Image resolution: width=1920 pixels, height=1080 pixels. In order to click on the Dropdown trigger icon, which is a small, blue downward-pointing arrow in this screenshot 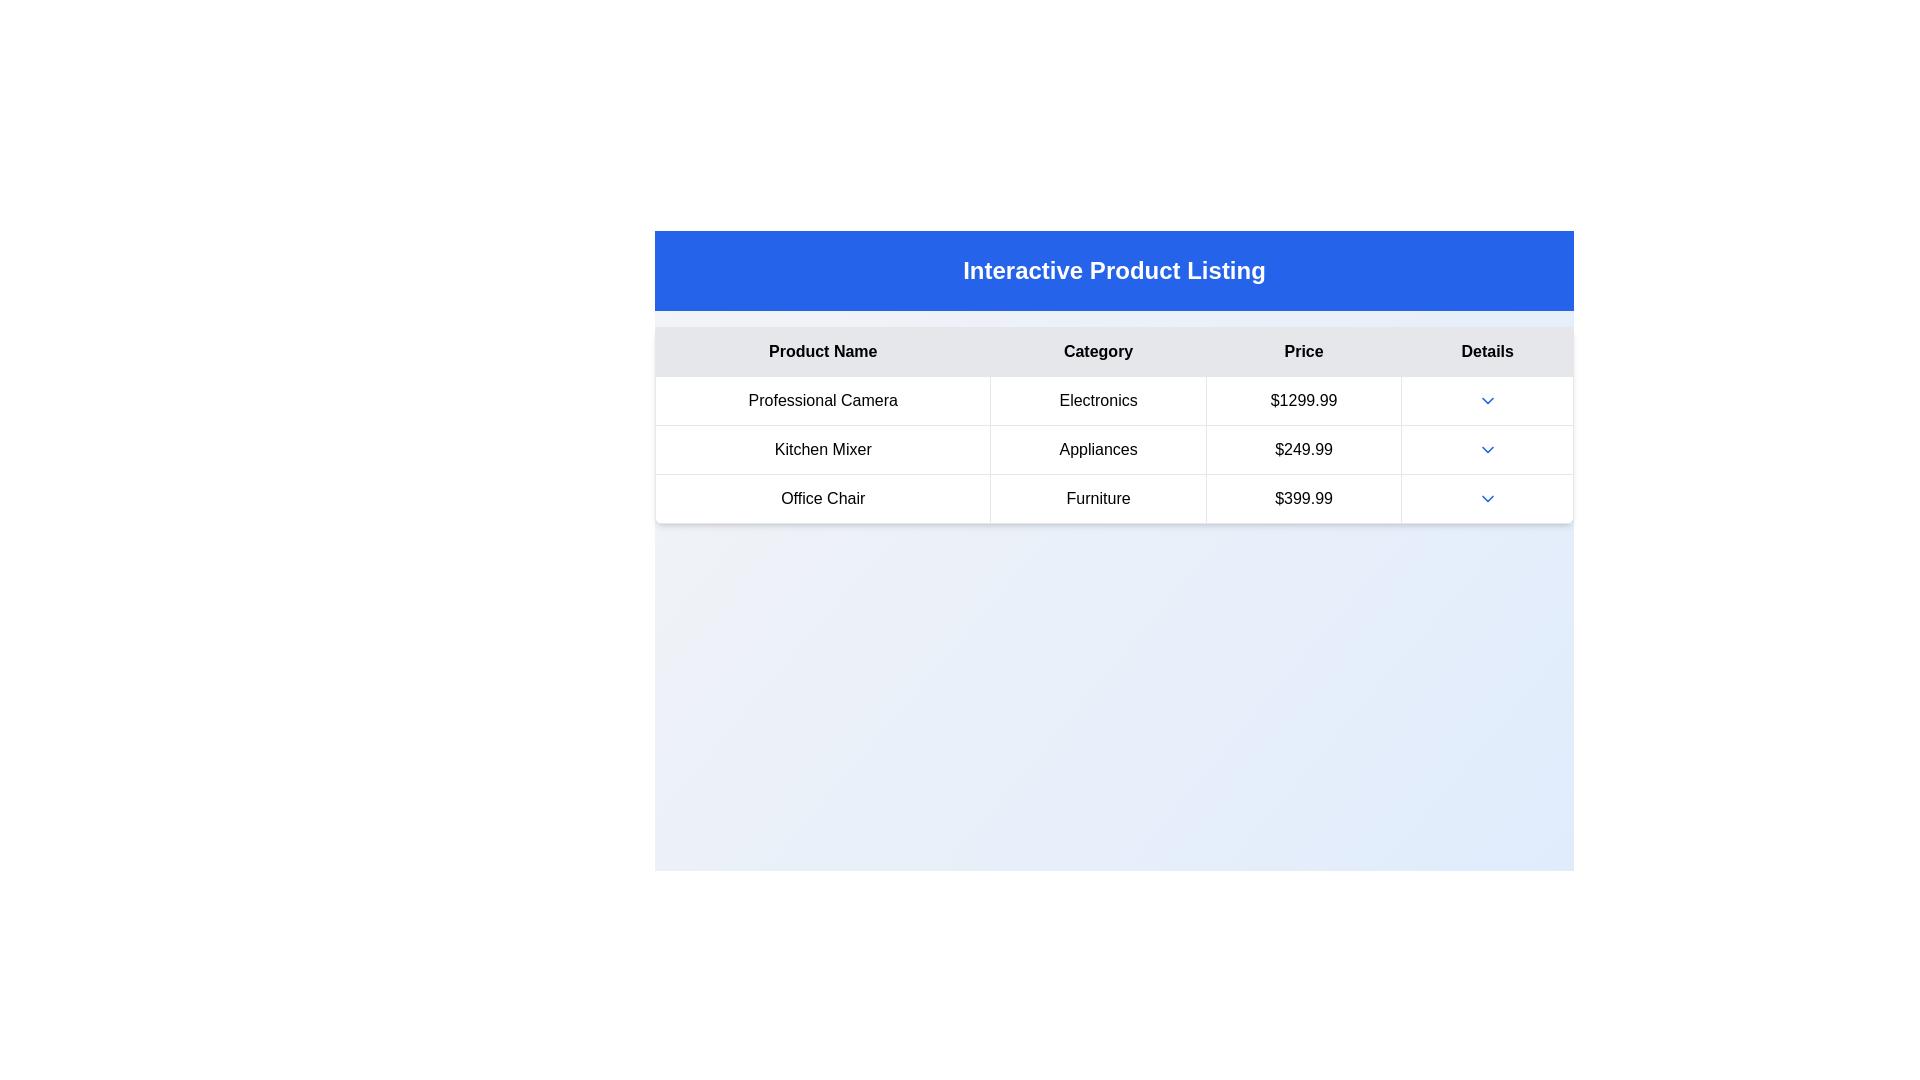, I will do `click(1487, 497)`.